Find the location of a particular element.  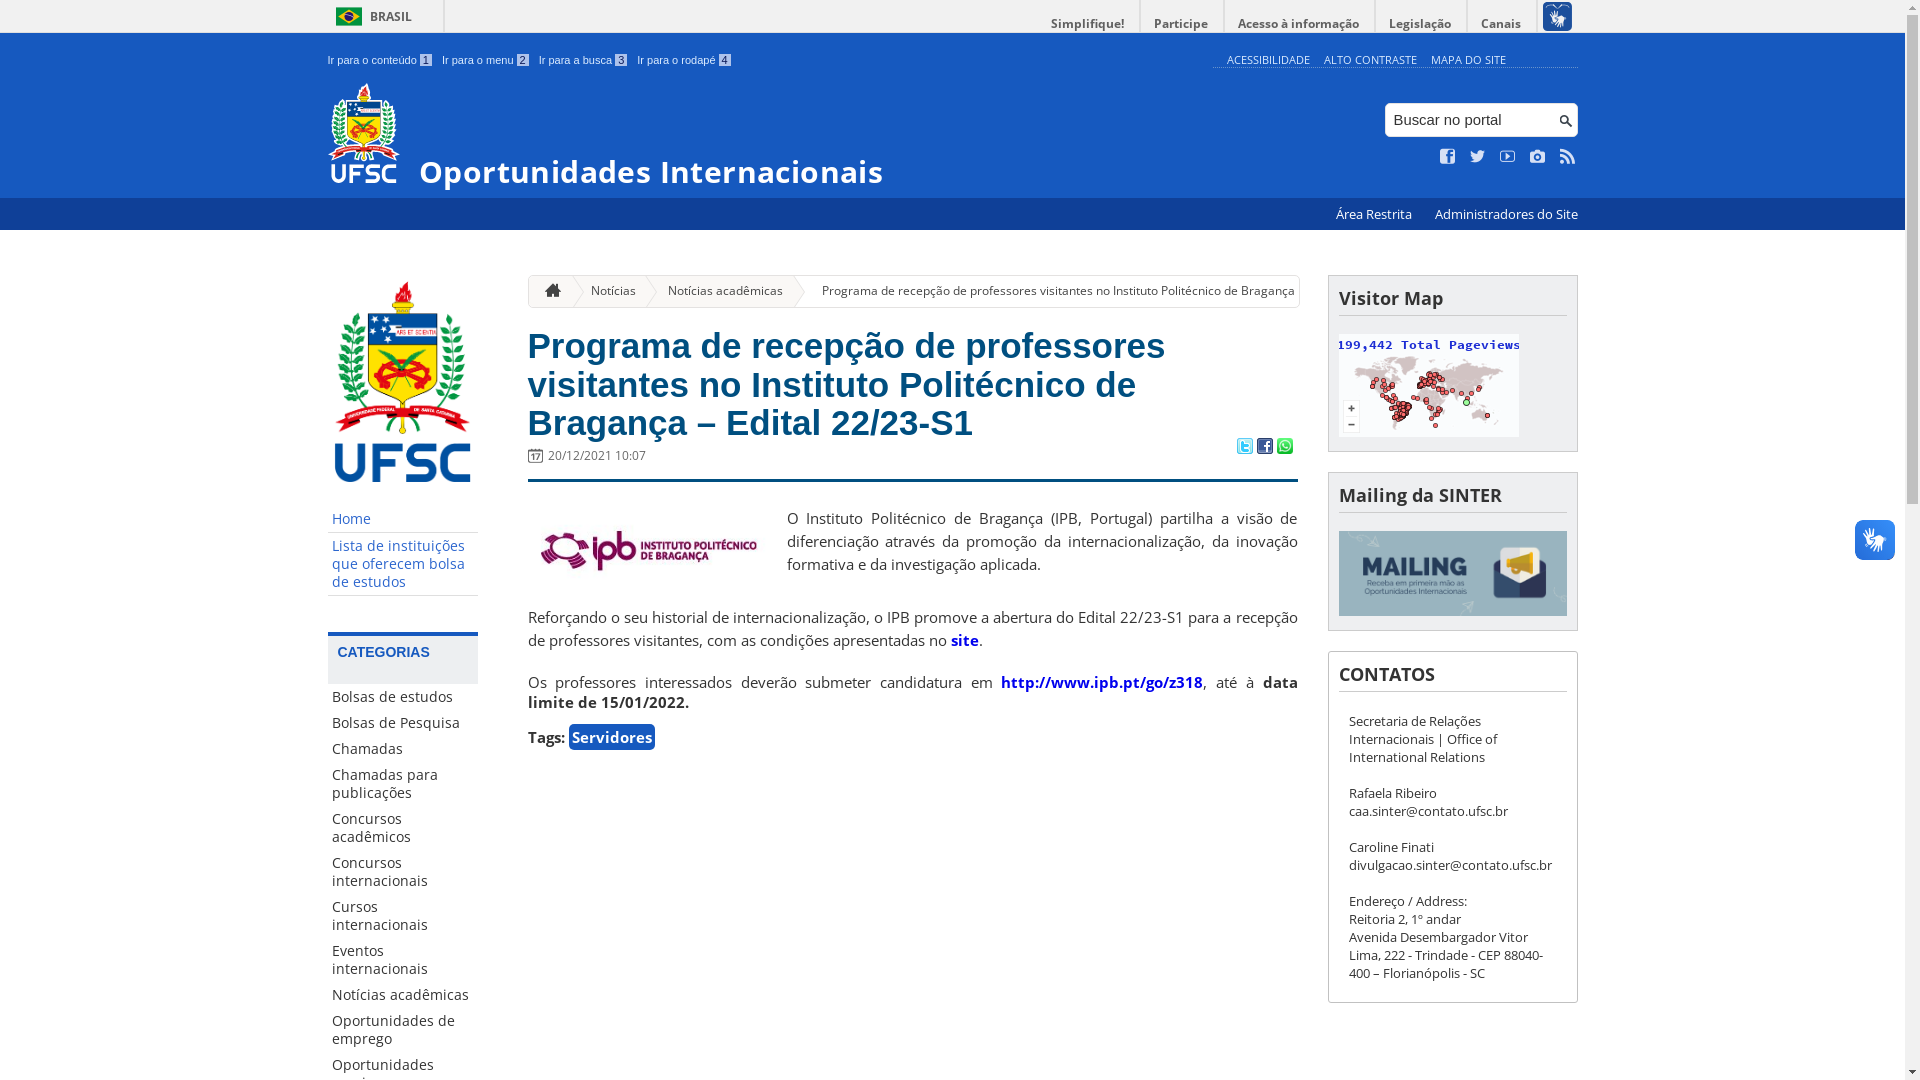

'http://www.ipb.pt/go/z318' is located at coordinates (1101, 681).